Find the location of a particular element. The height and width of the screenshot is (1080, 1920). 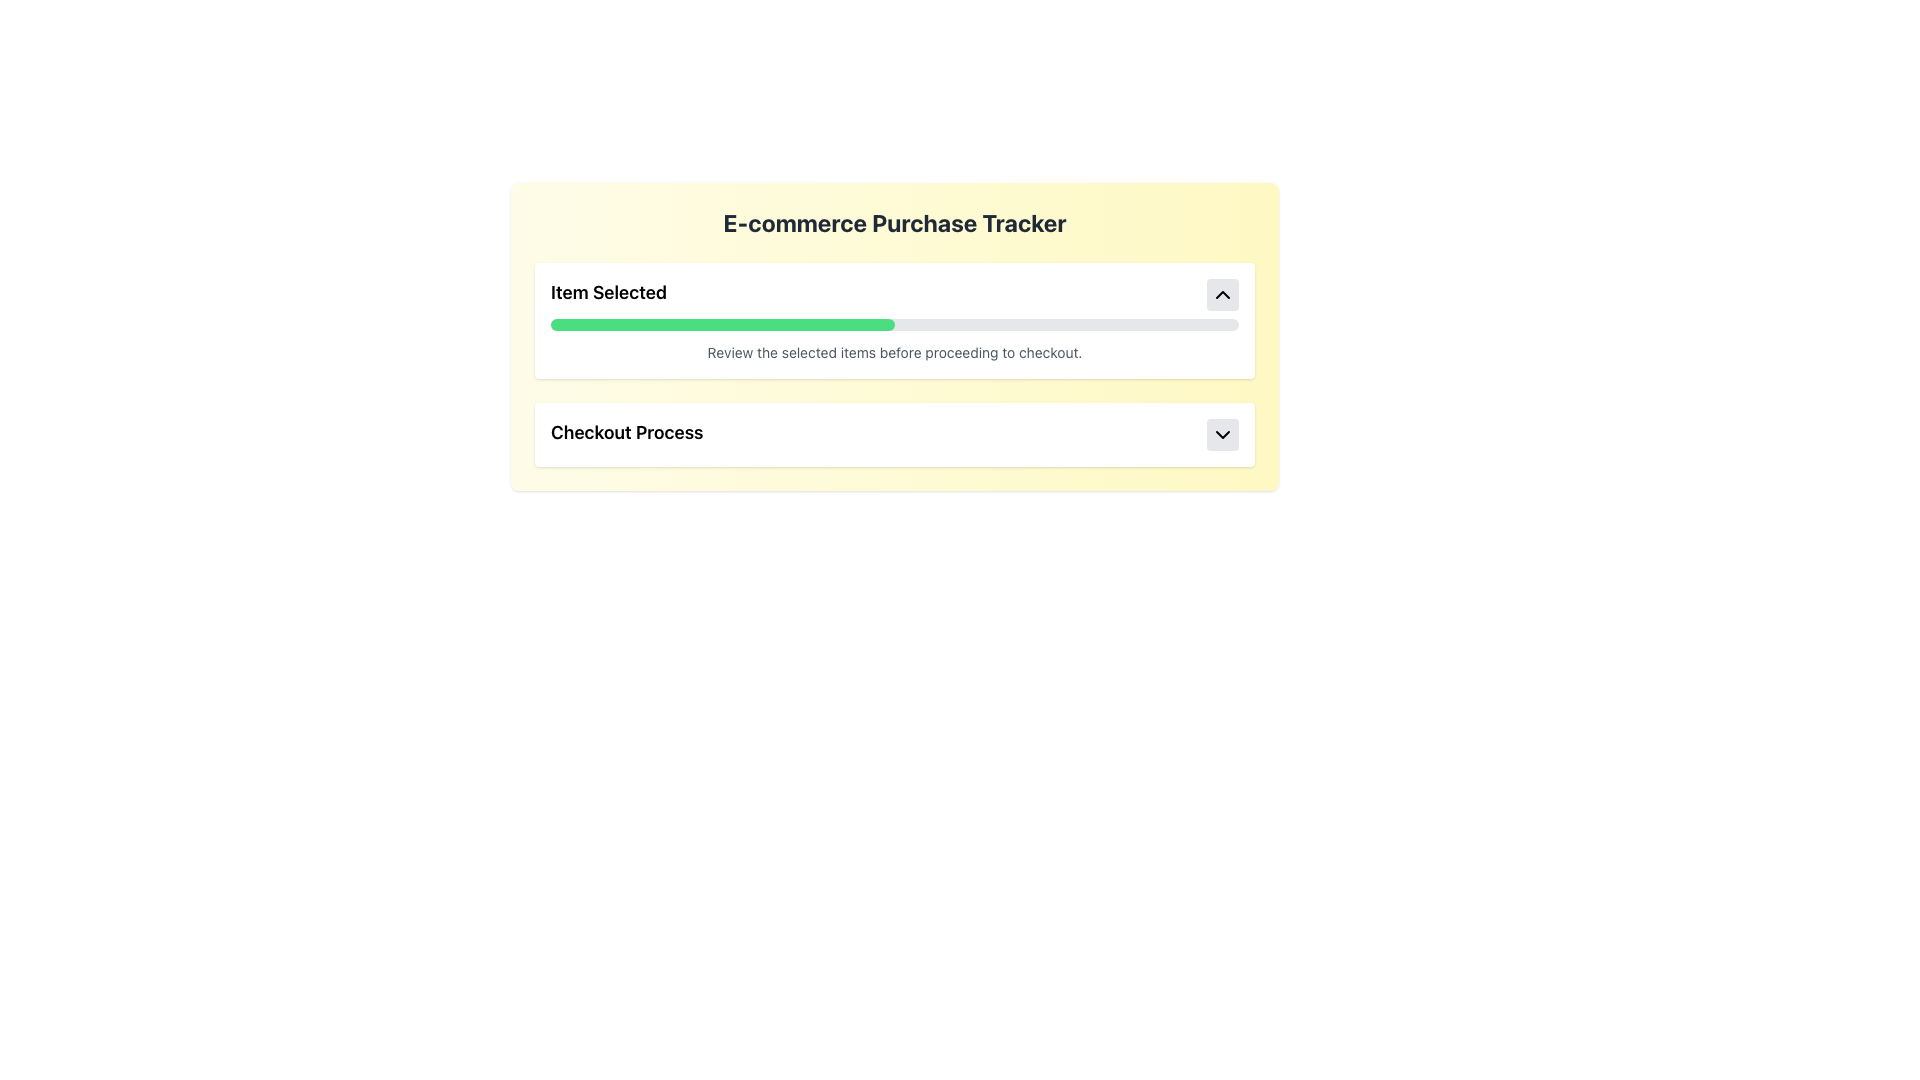

the linear progress bar below the 'Item Selected' heading, which has a light gray background and a green section indicating half progress is located at coordinates (893, 323).